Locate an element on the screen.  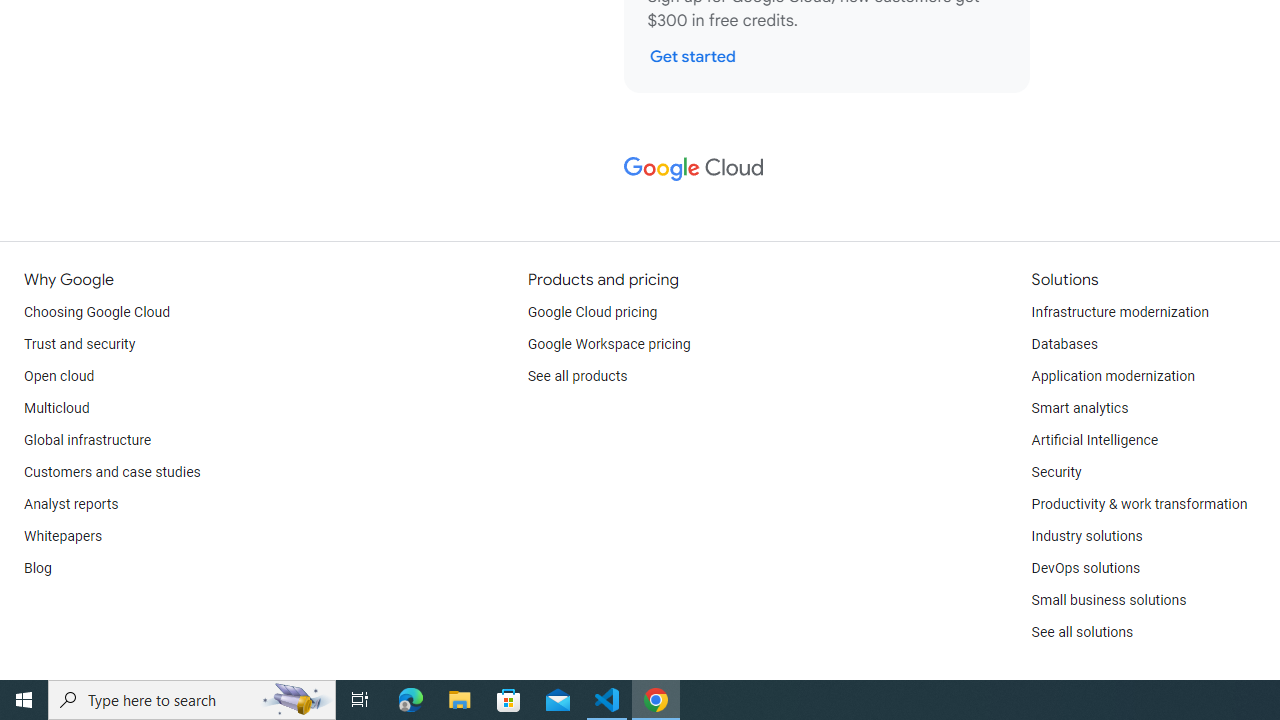
'Get started' is located at coordinates (692, 55).